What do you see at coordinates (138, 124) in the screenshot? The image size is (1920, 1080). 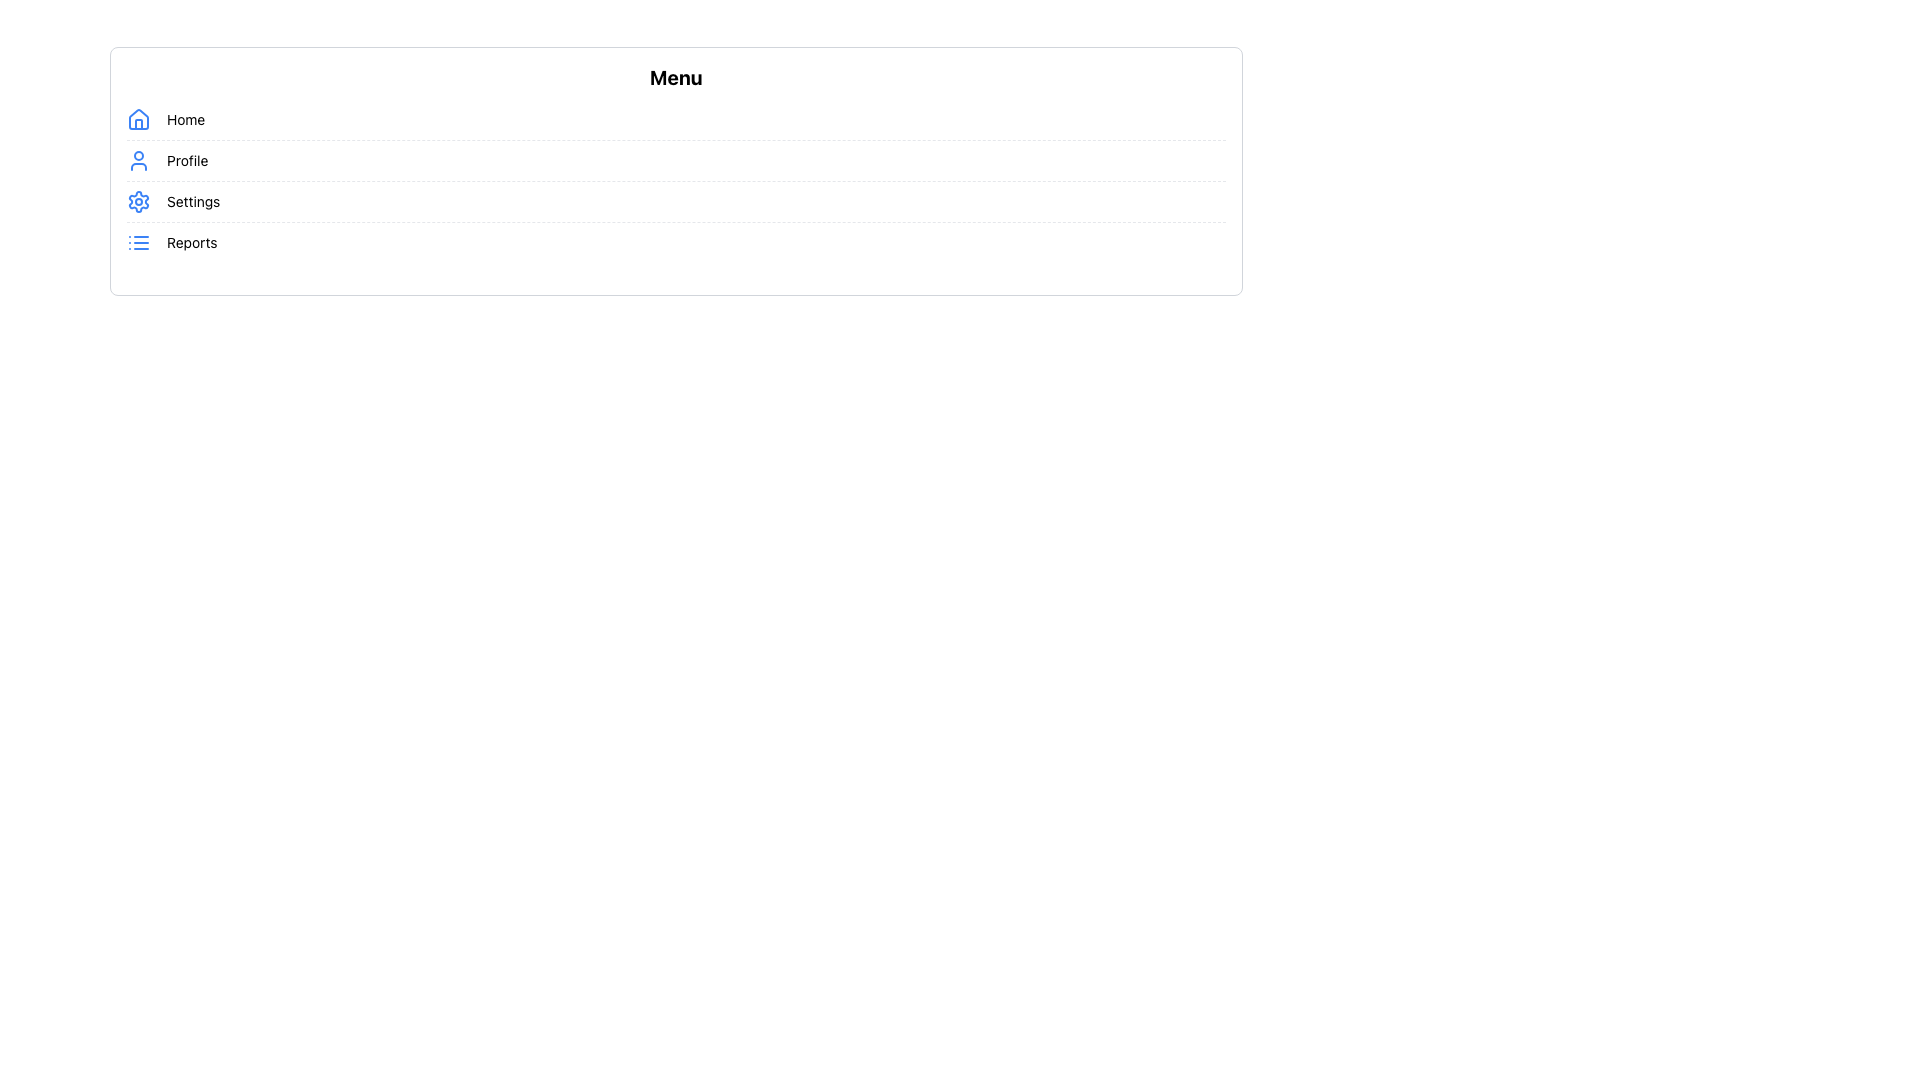 I see `the door element of the house icon located in the lower-central part of the icon, which is positioned on the left side of the menu entry labeled 'Home.'` at bounding box center [138, 124].